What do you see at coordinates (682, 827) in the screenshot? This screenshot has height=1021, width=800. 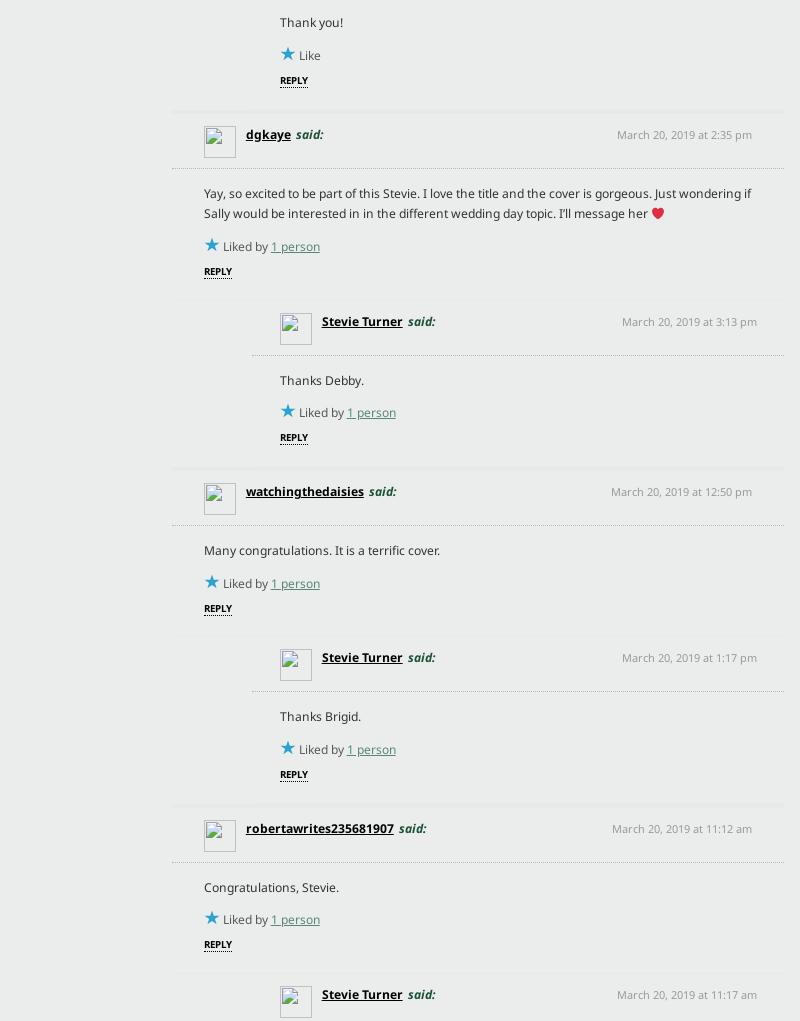 I see `'March 20, 2019 at 11:12 am'` at bounding box center [682, 827].